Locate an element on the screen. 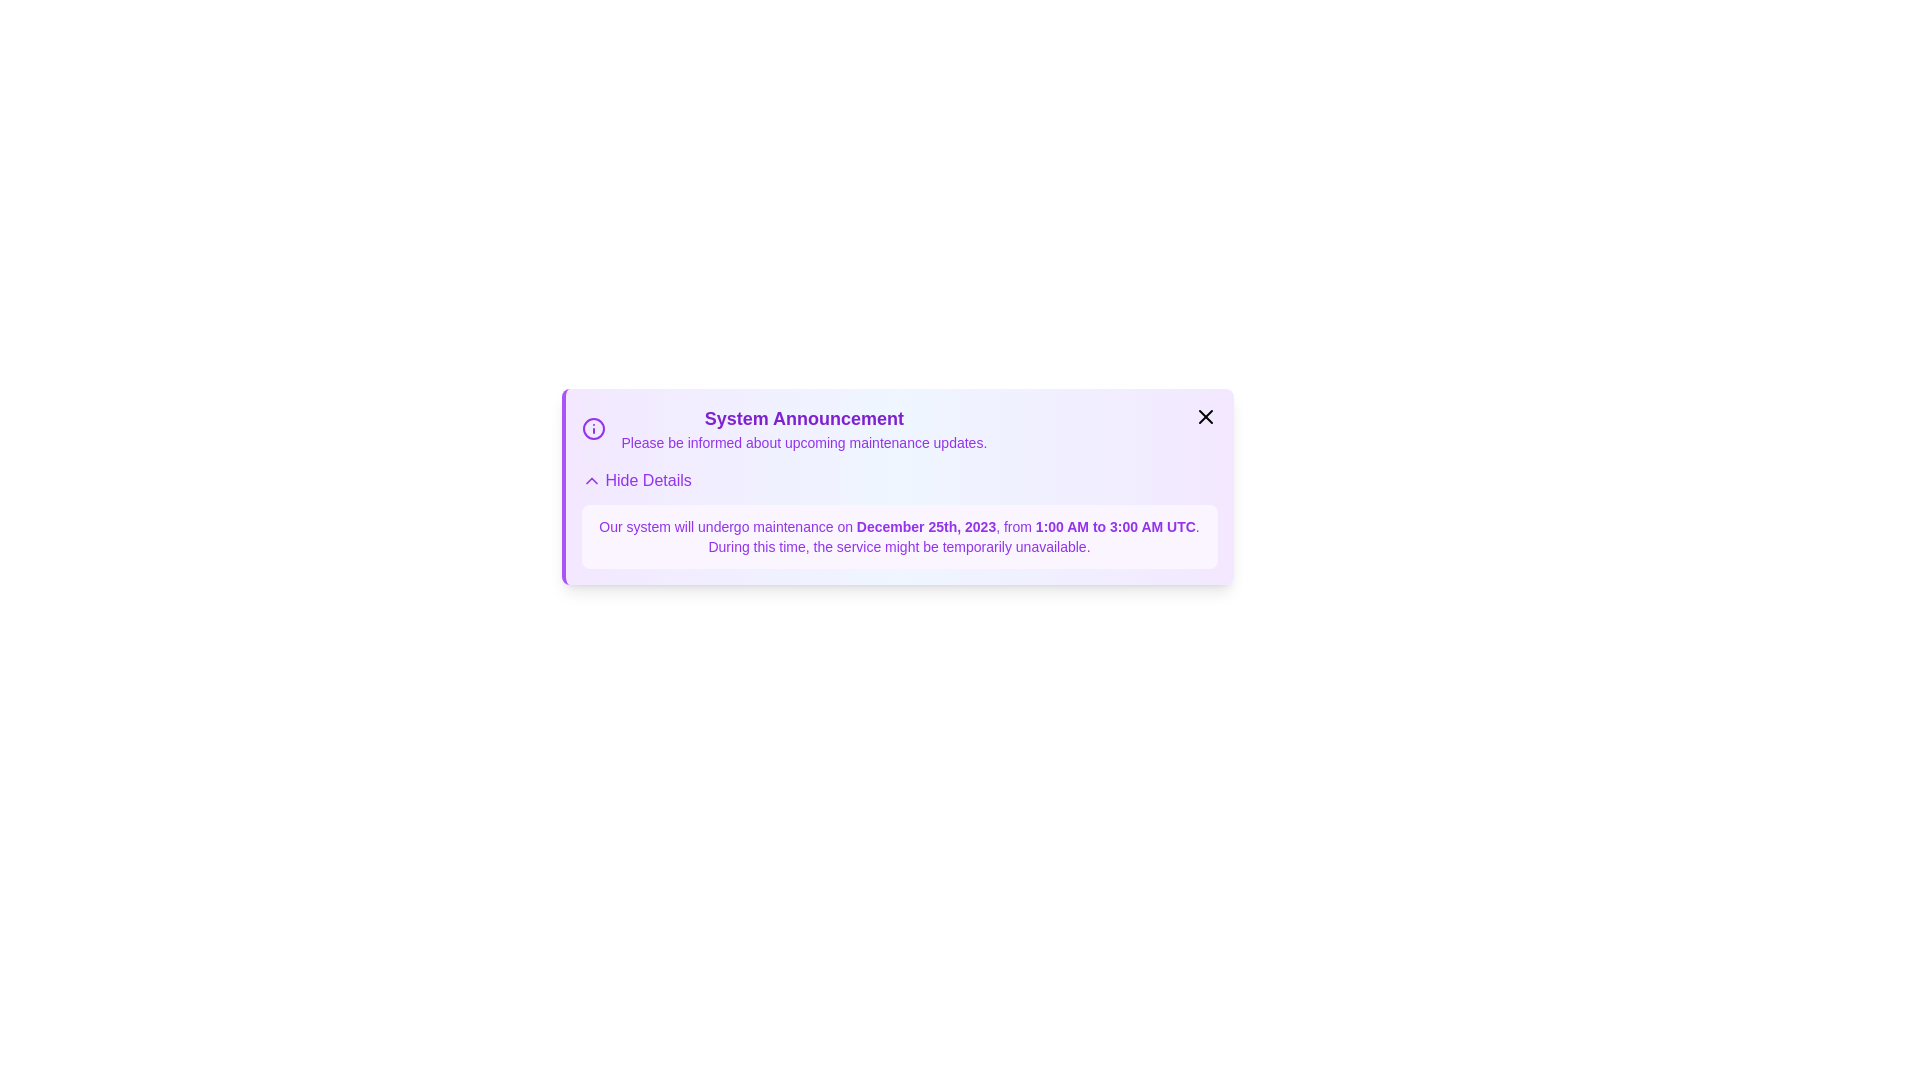 The height and width of the screenshot is (1080, 1920). the Close button represented by the 'X' mark in the top-right corner of the notification box is located at coordinates (1204, 415).